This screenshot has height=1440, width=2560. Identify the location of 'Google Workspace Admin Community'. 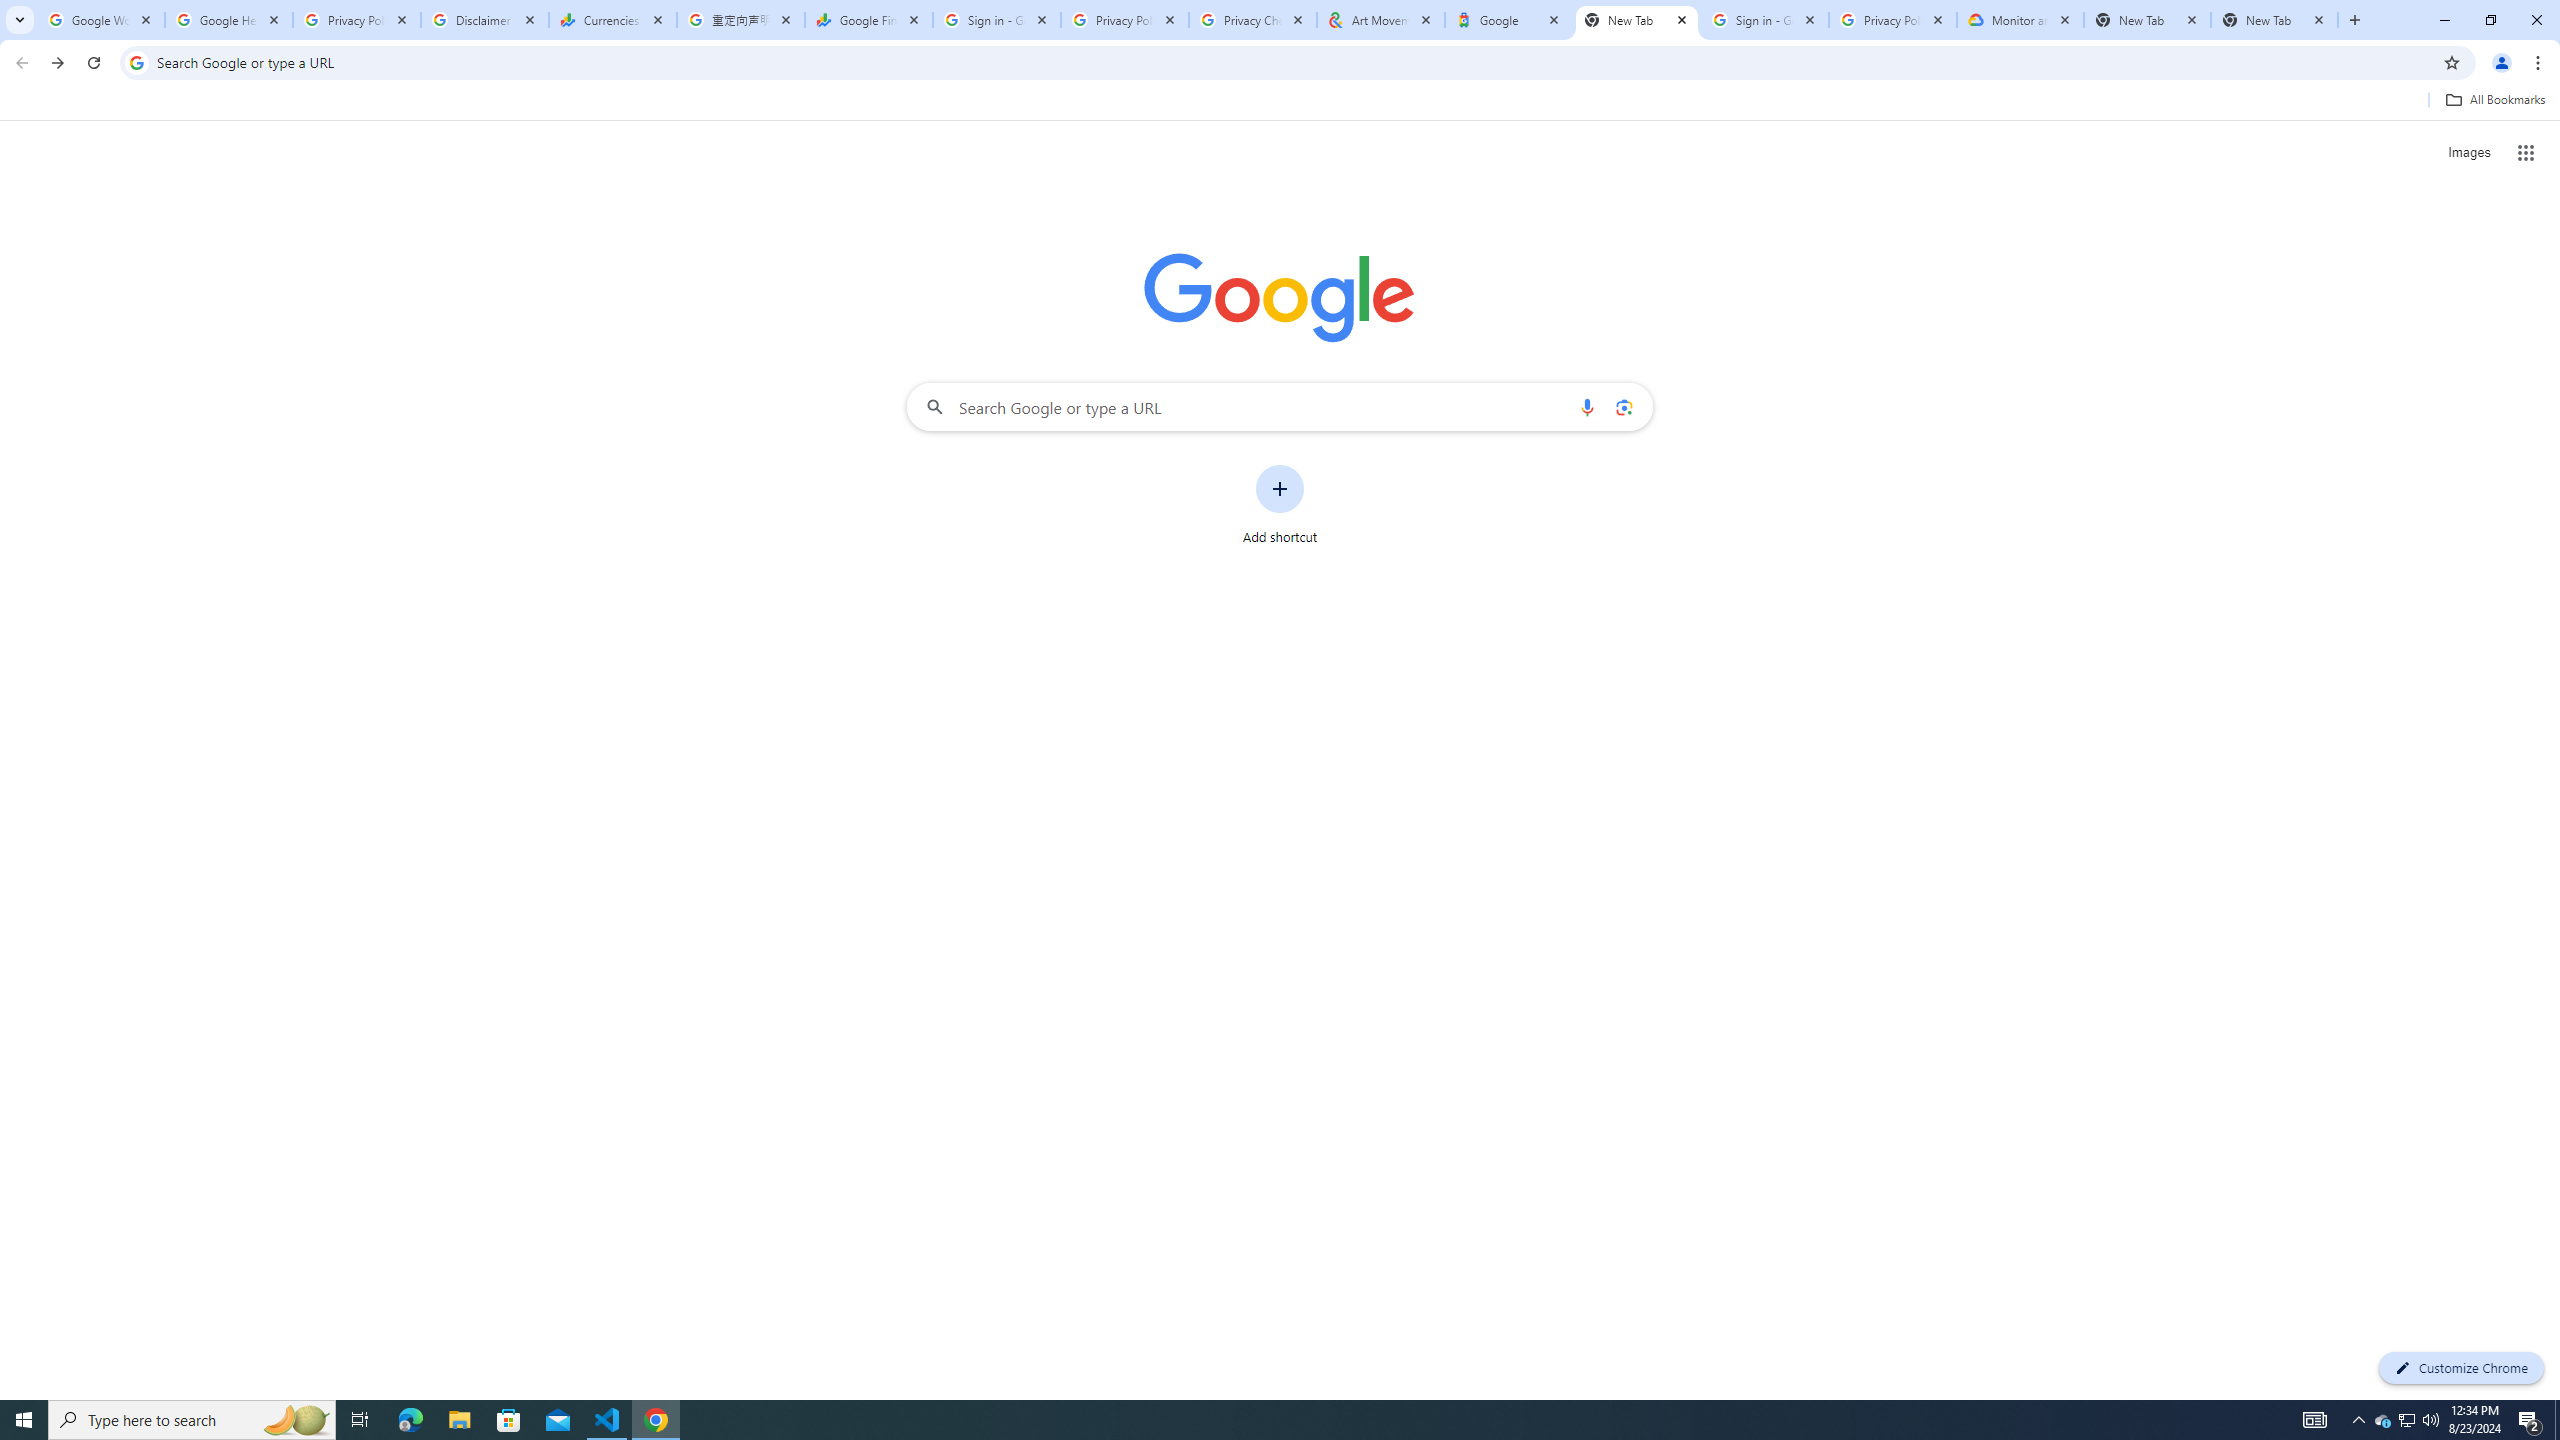
(101, 19).